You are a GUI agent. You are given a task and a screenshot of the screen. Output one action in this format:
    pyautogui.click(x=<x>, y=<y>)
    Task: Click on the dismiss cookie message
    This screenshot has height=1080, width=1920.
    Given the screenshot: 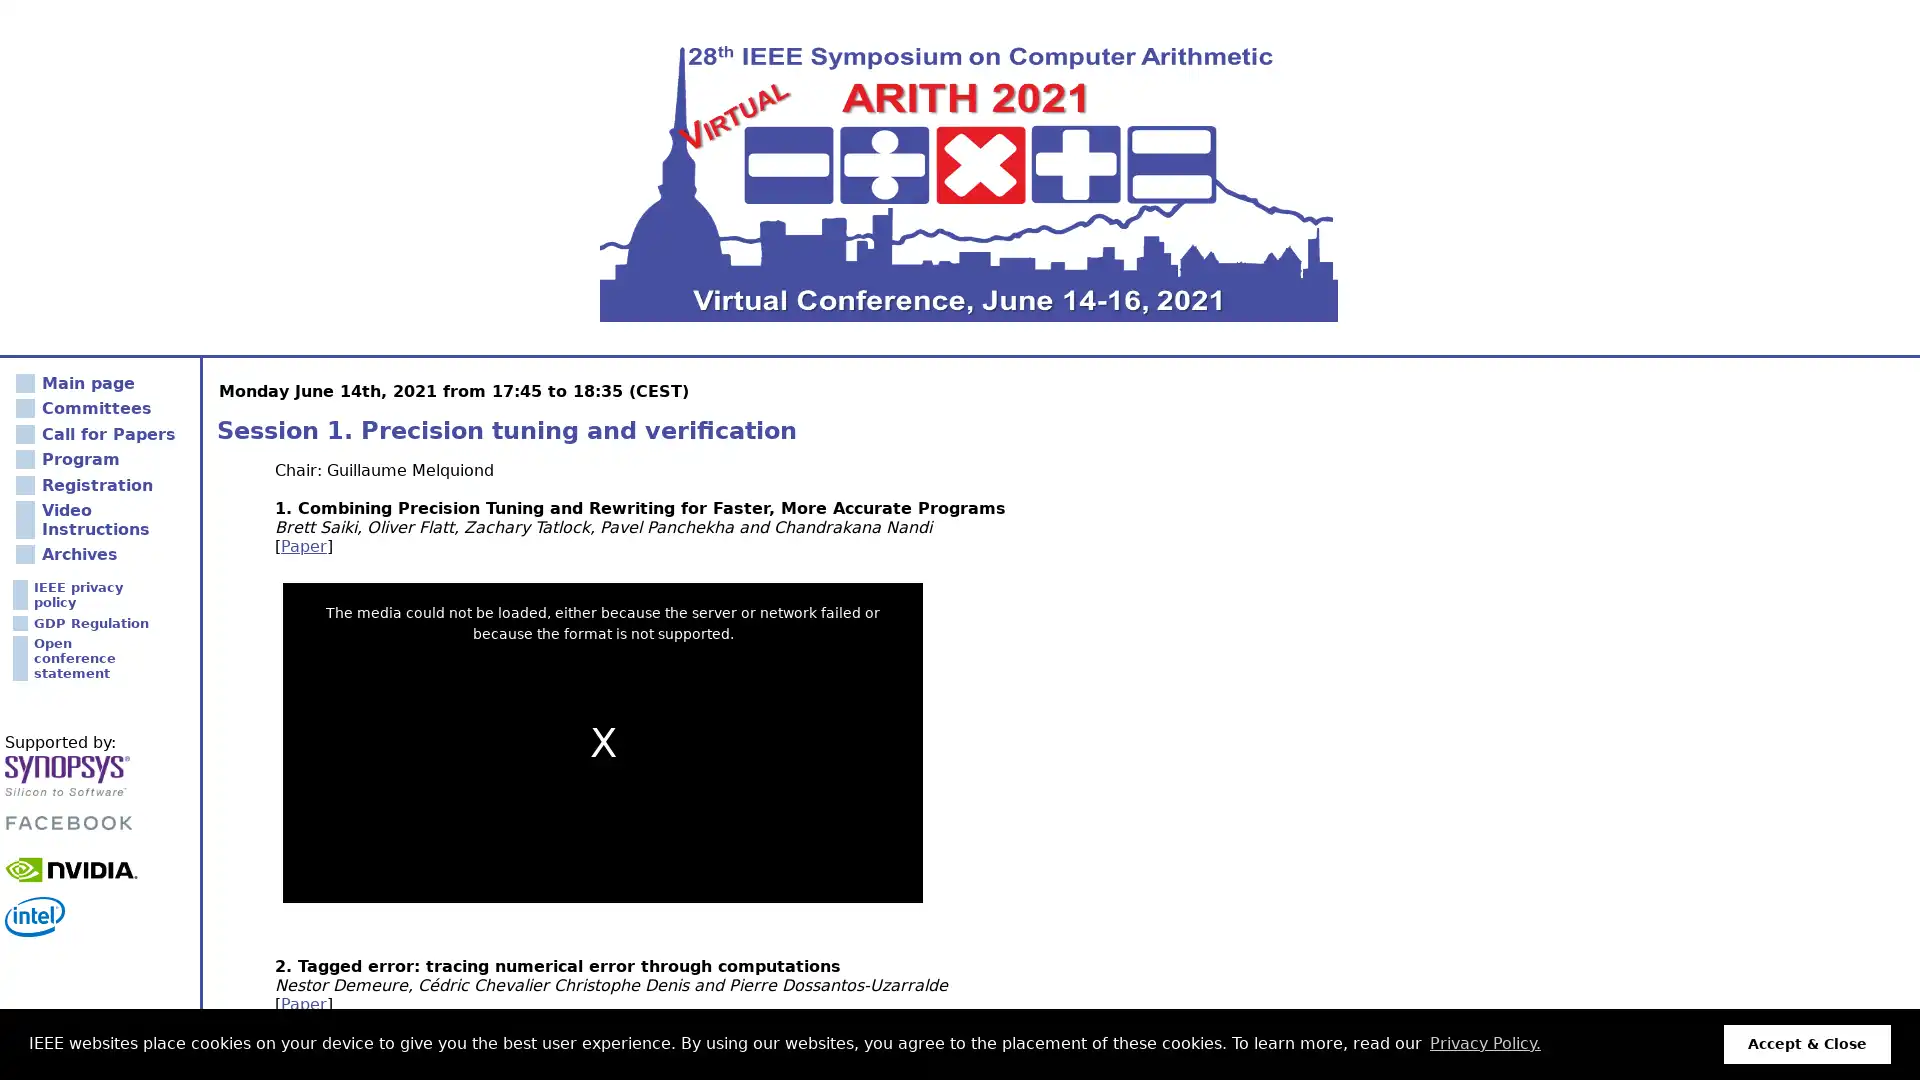 What is the action you would take?
    pyautogui.click(x=1807, y=1043)
    